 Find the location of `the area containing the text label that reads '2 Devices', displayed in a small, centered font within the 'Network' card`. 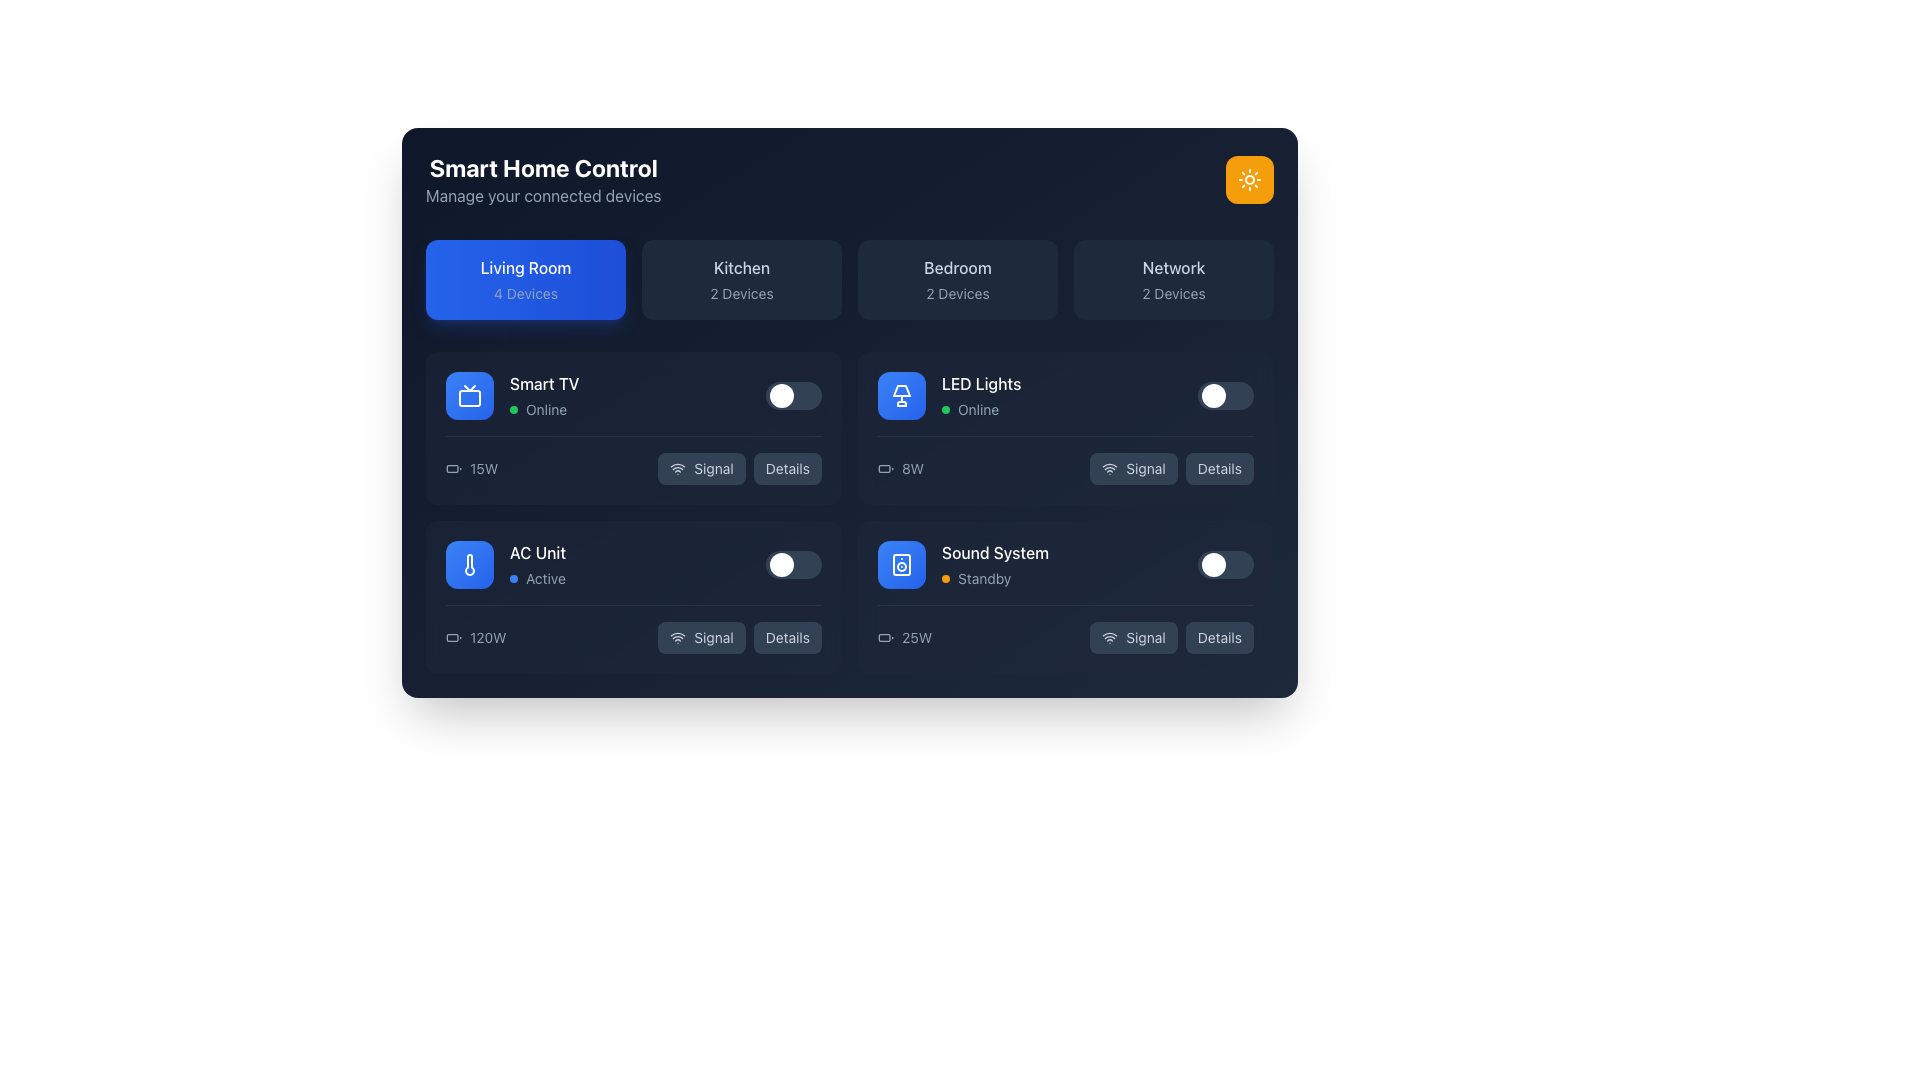

the area containing the text label that reads '2 Devices', displayed in a small, centered font within the 'Network' card is located at coordinates (1174, 293).